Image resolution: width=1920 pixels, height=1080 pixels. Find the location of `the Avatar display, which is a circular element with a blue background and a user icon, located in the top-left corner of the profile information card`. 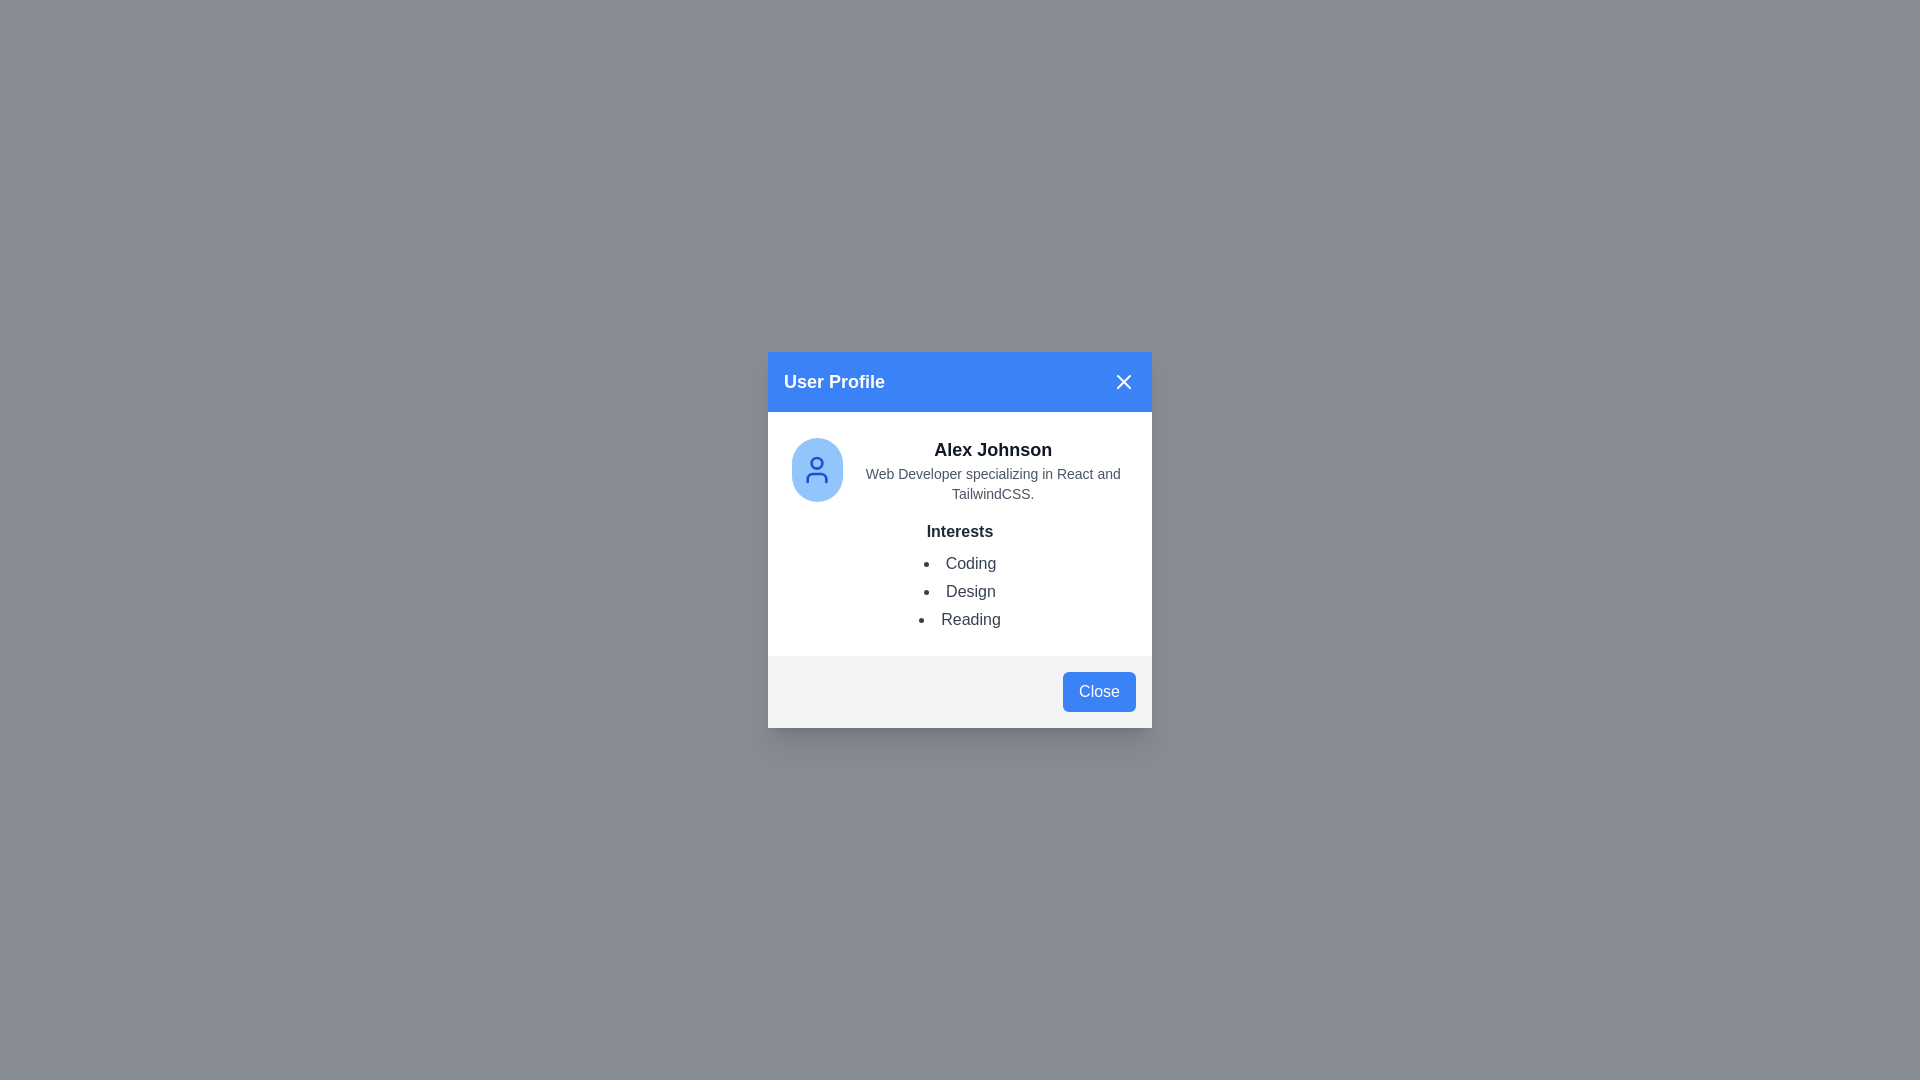

the Avatar display, which is a circular element with a blue background and a user icon, located in the top-left corner of the profile information card is located at coordinates (817, 470).